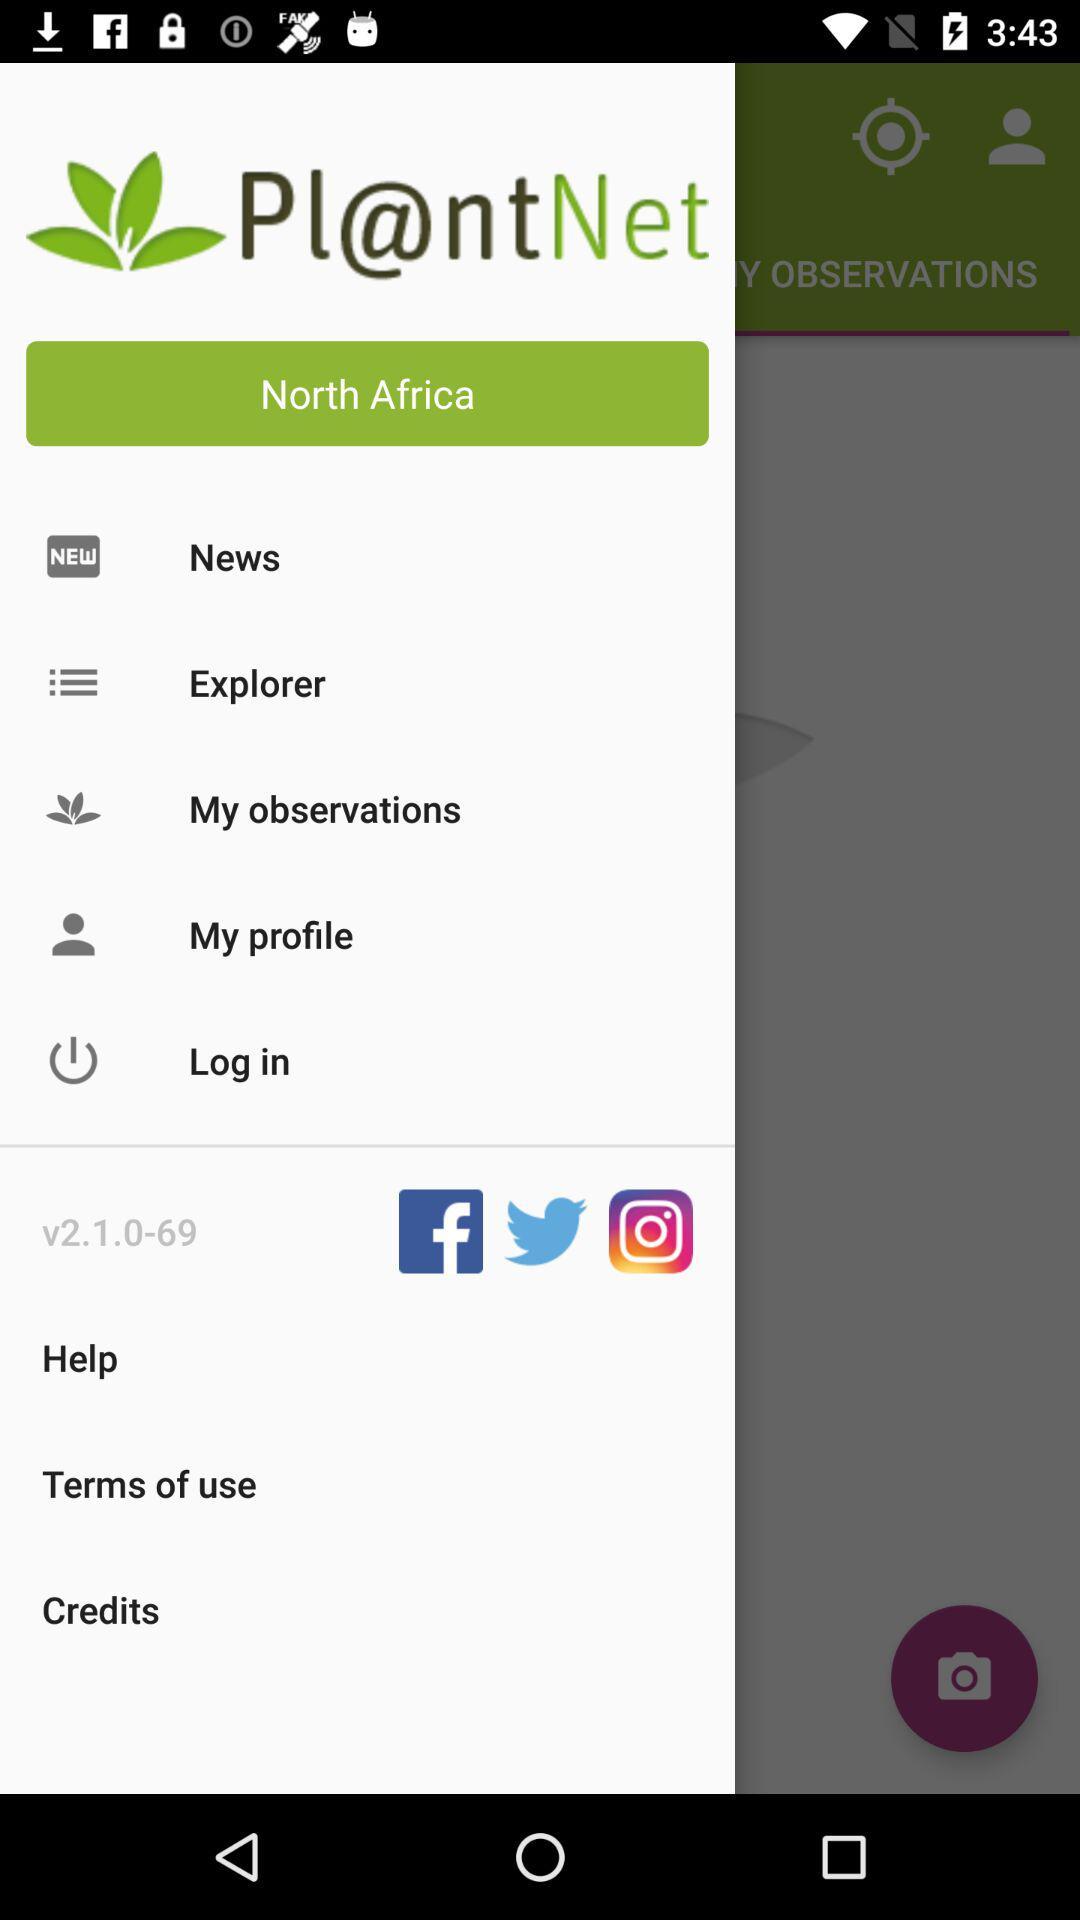 The height and width of the screenshot is (1920, 1080). I want to click on the photo icon, so click(963, 1678).